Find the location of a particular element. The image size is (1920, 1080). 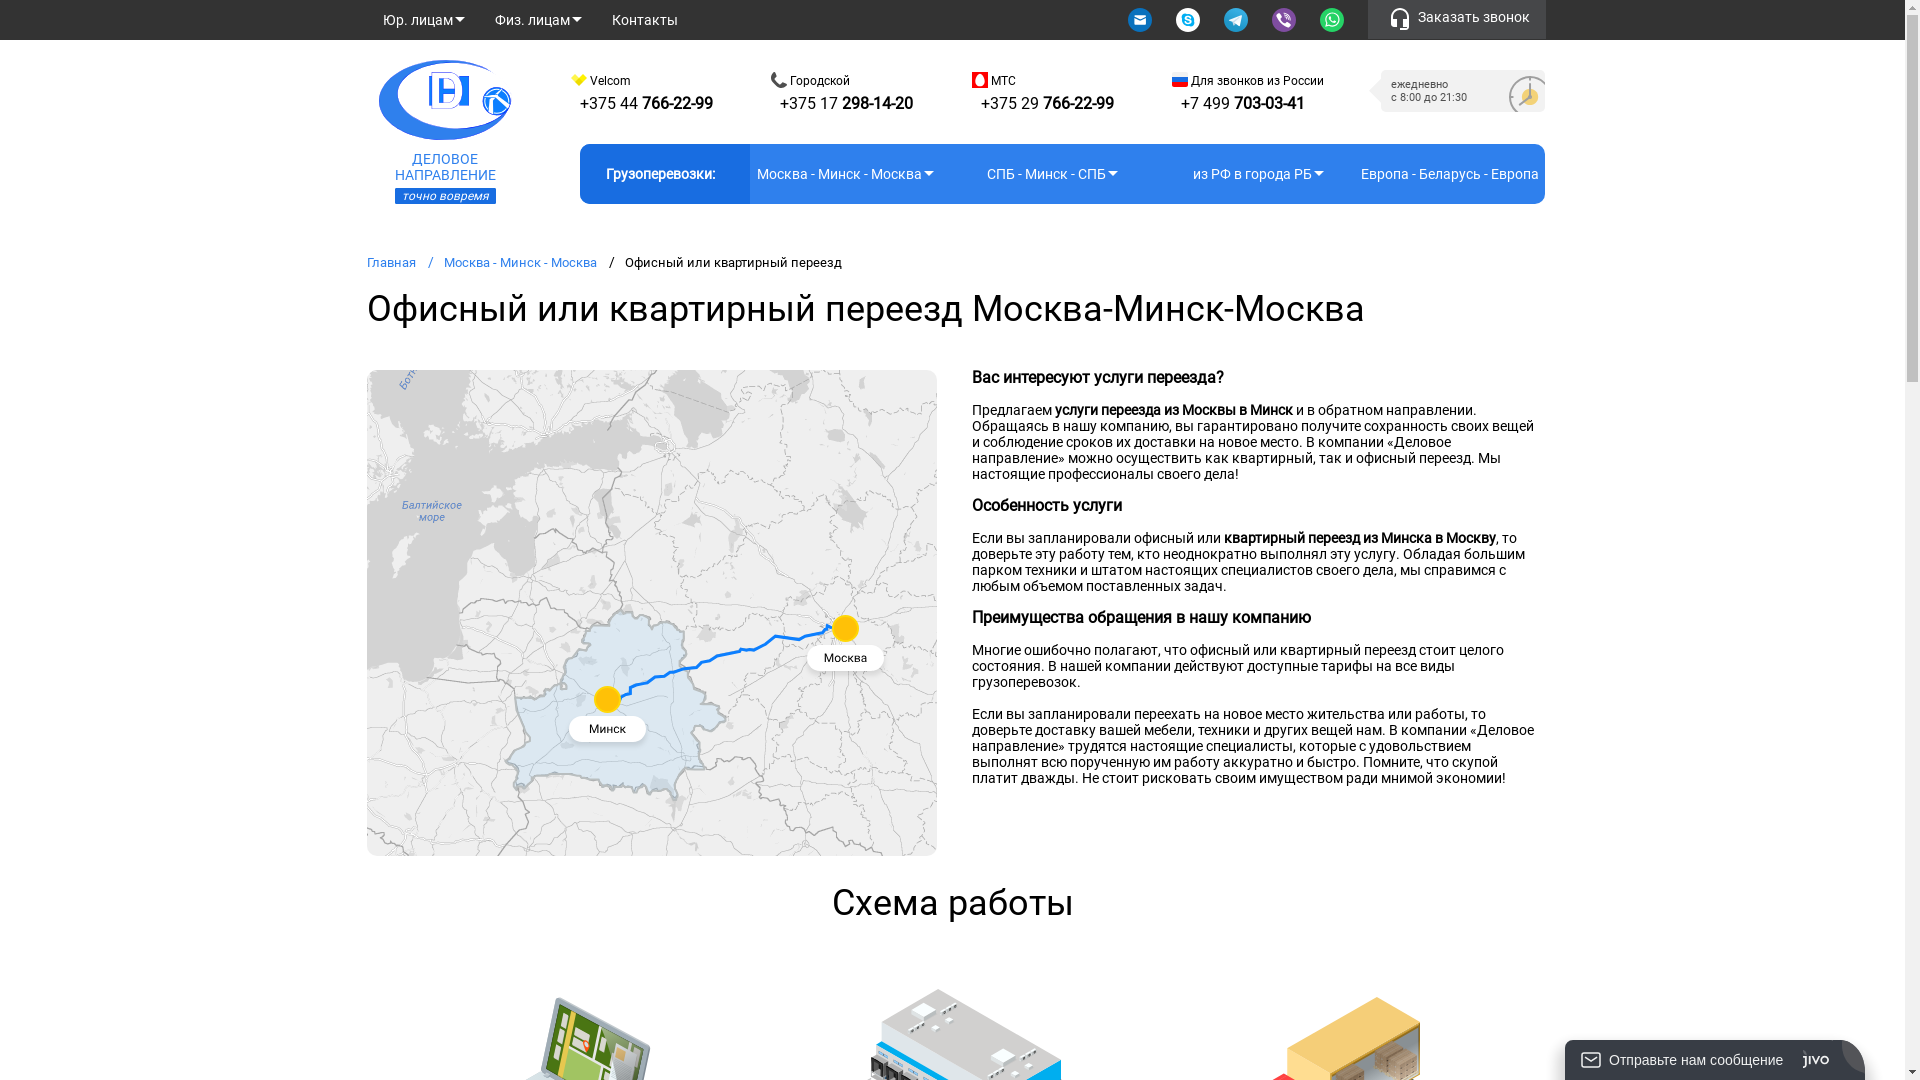

'Viber' is located at coordinates (1271, 19).